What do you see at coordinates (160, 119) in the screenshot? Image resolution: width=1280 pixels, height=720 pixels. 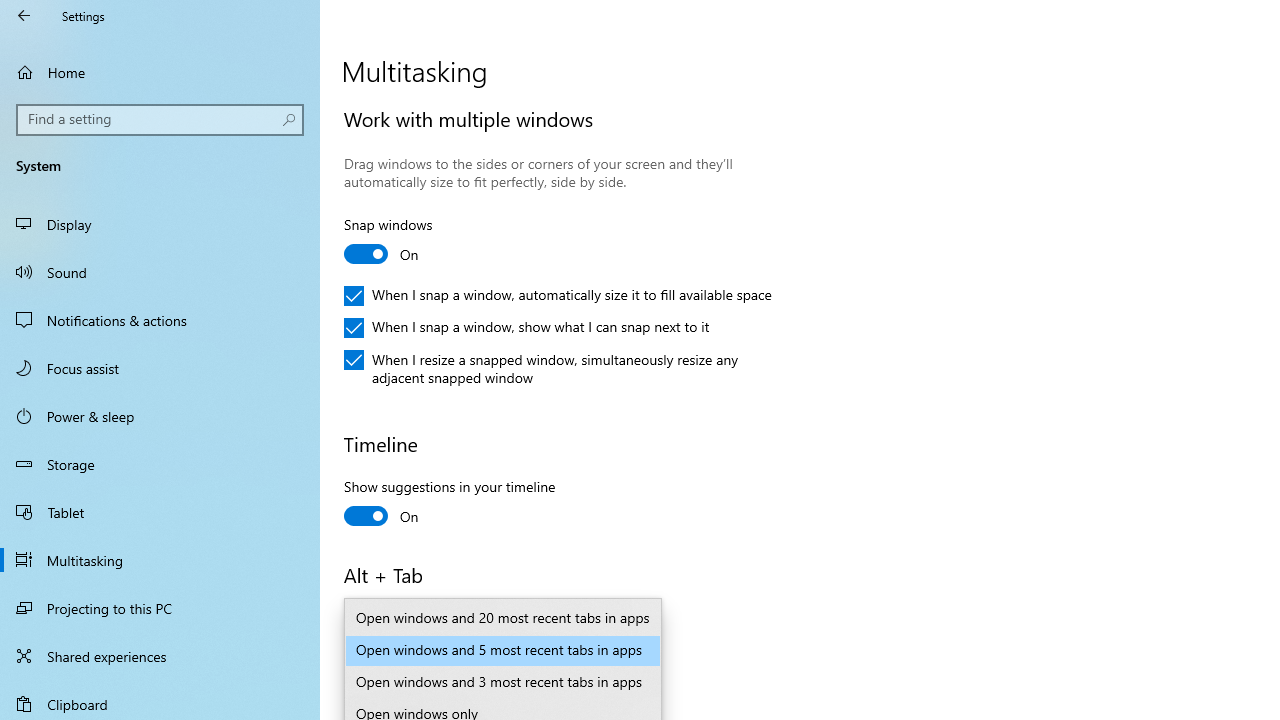 I see `'Search box, Find a setting'` at bounding box center [160, 119].